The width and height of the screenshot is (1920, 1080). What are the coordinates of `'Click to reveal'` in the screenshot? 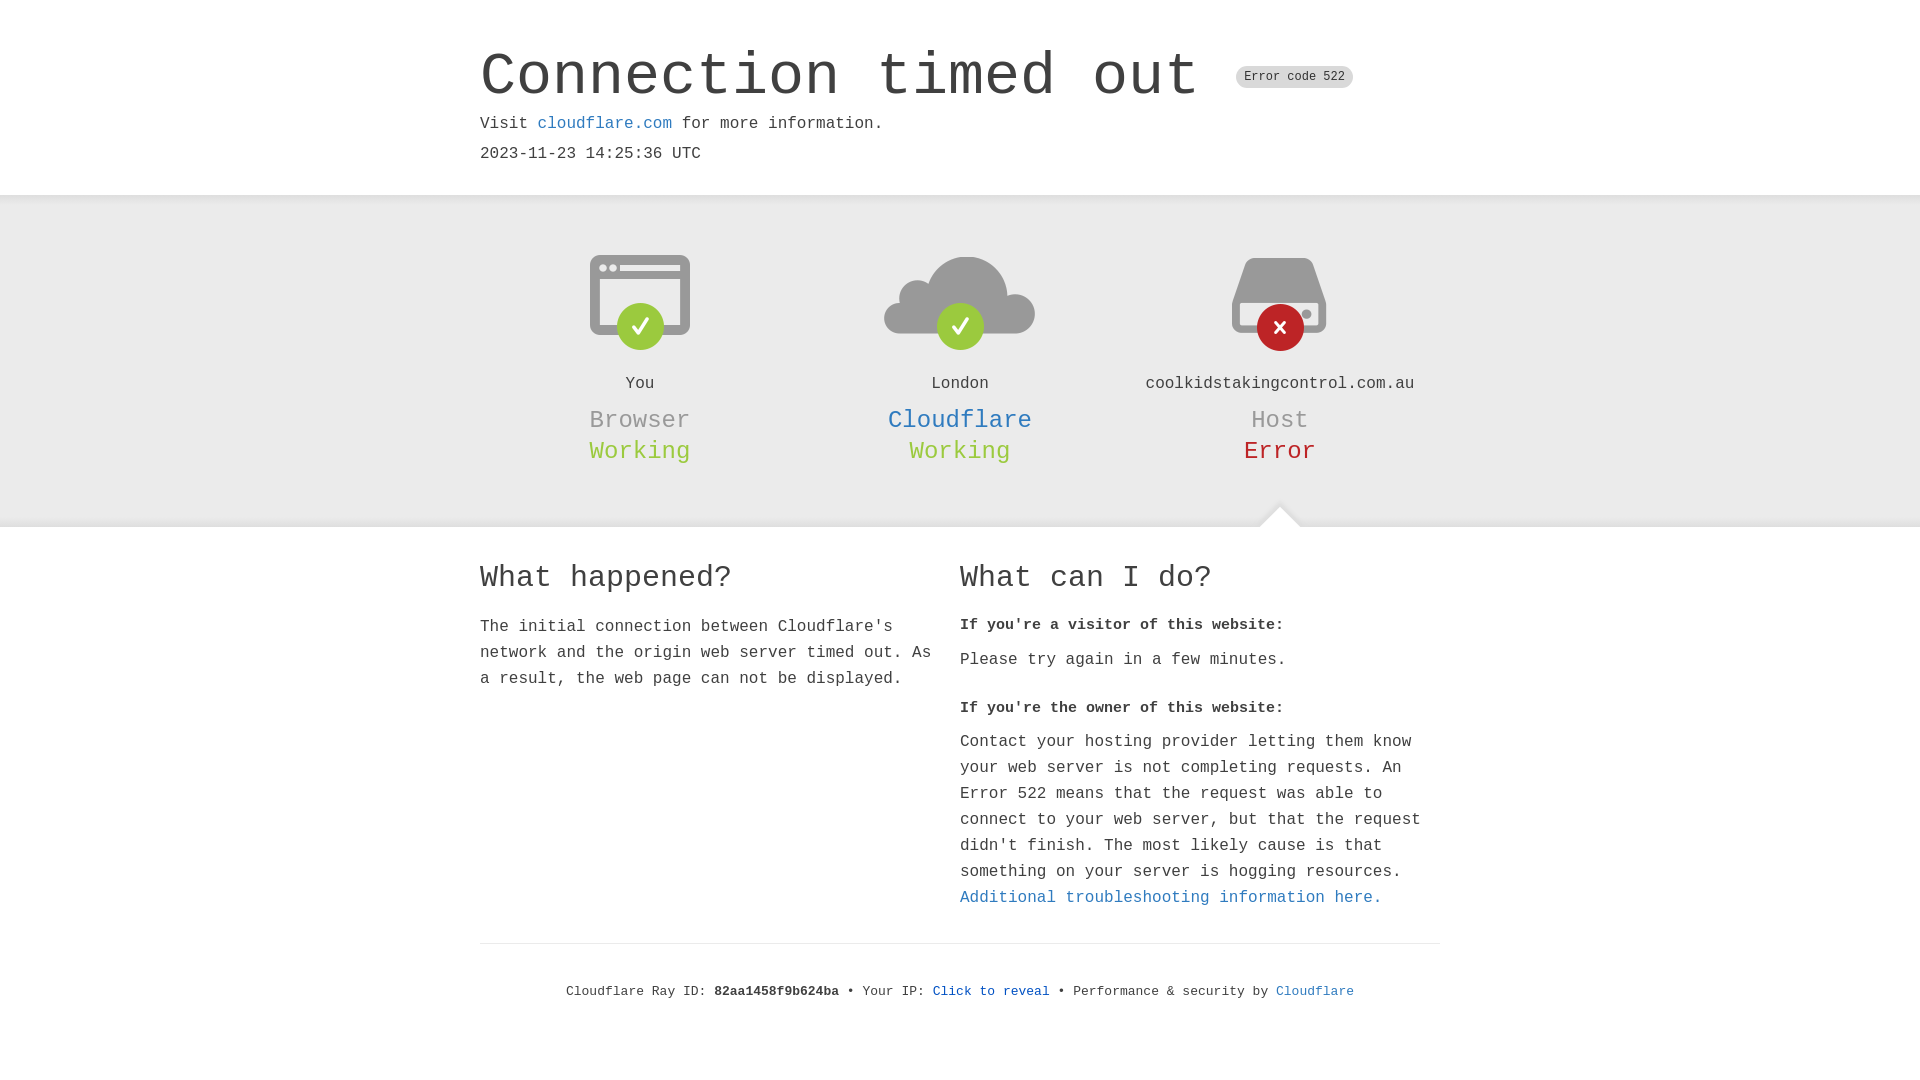 It's located at (991, 991).